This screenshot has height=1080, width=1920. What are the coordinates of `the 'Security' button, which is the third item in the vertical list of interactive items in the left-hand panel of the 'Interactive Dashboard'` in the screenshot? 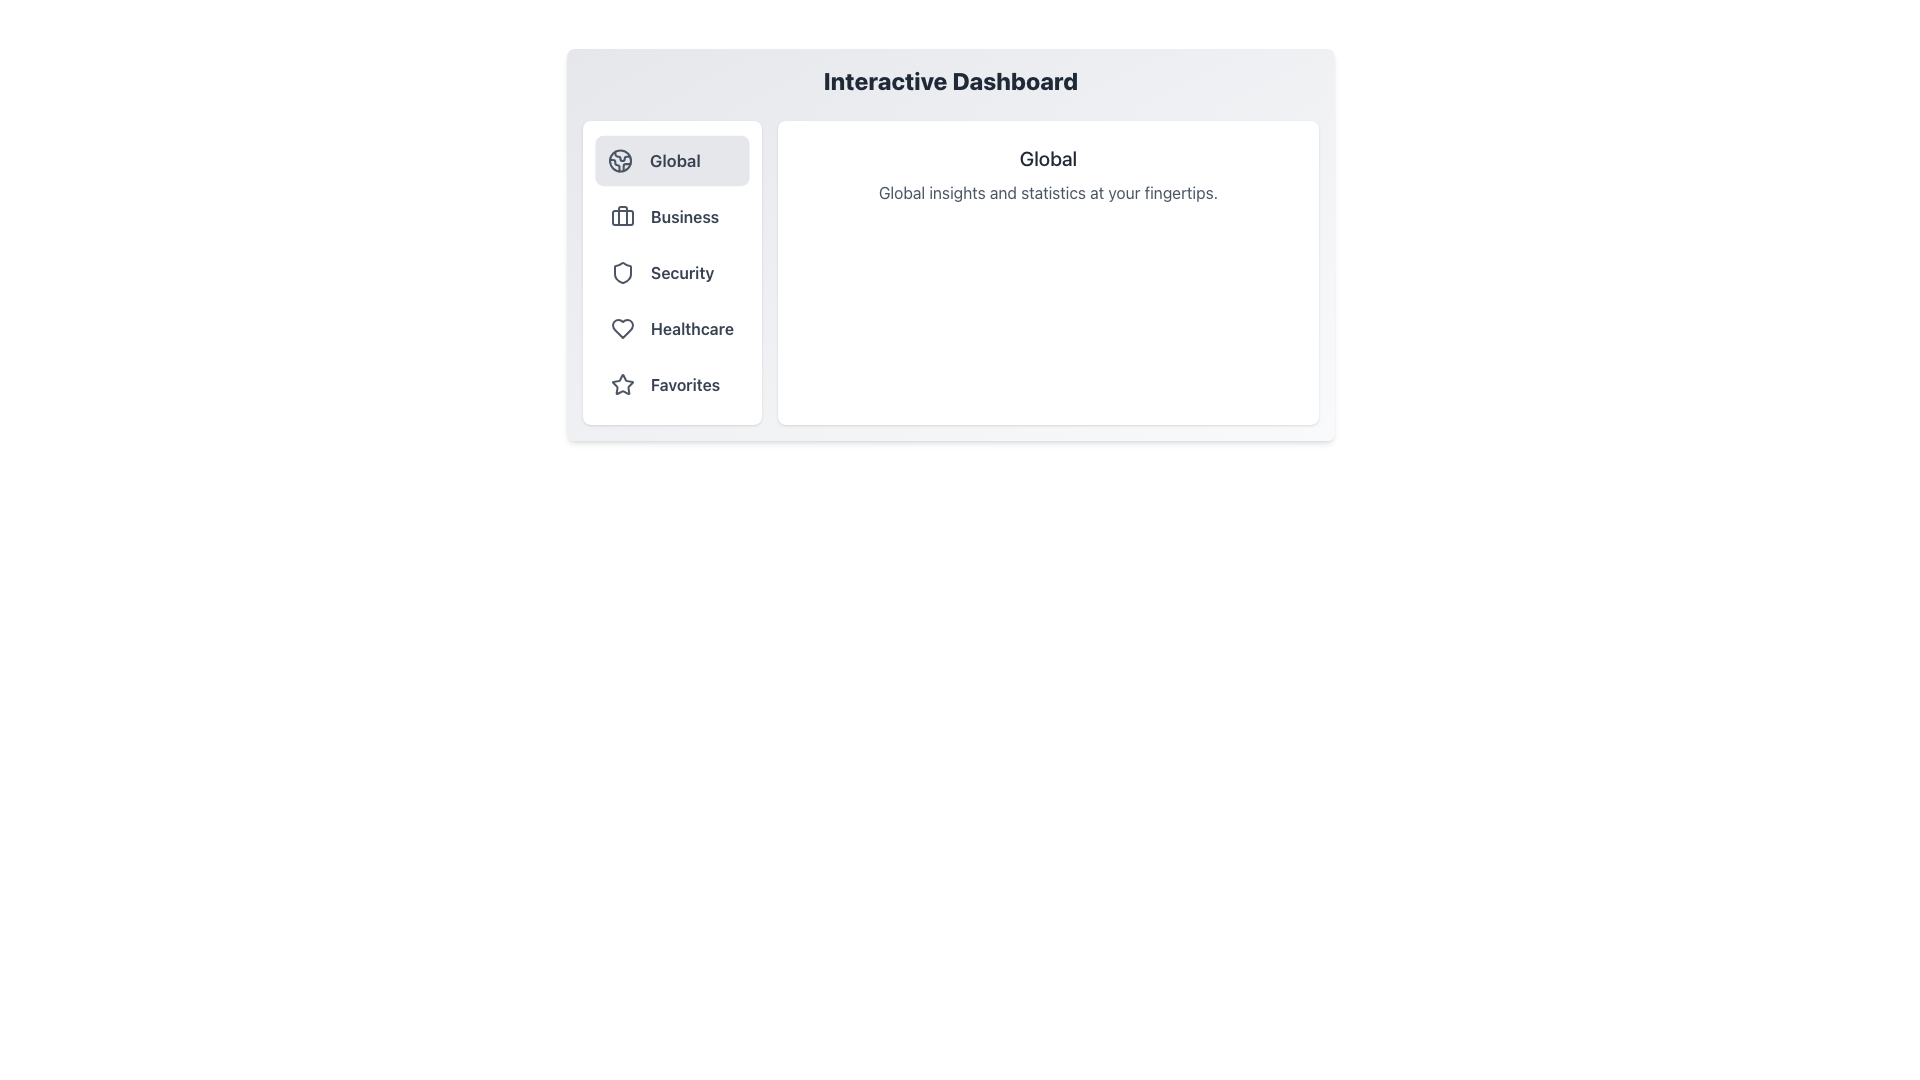 It's located at (672, 273).